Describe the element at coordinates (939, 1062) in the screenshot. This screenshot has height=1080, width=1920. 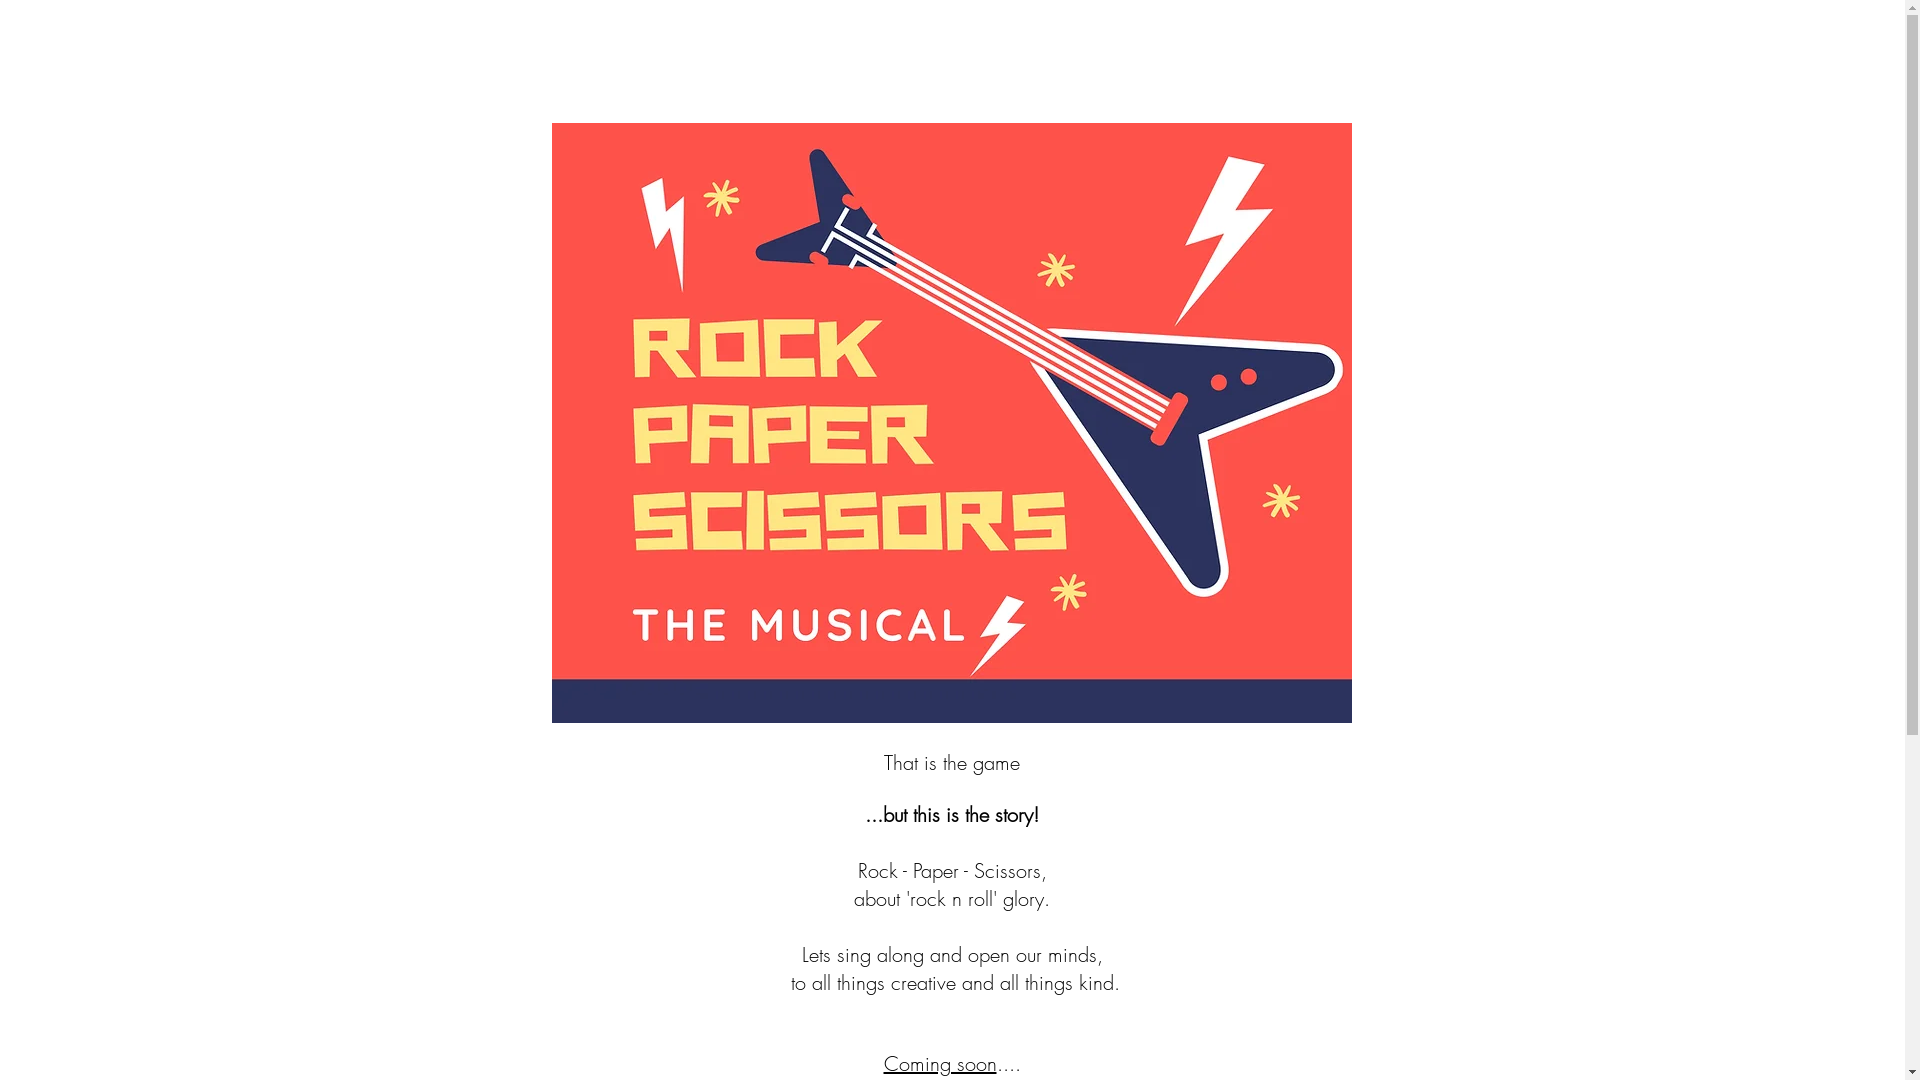
I see `'Coming soon'` at that location.